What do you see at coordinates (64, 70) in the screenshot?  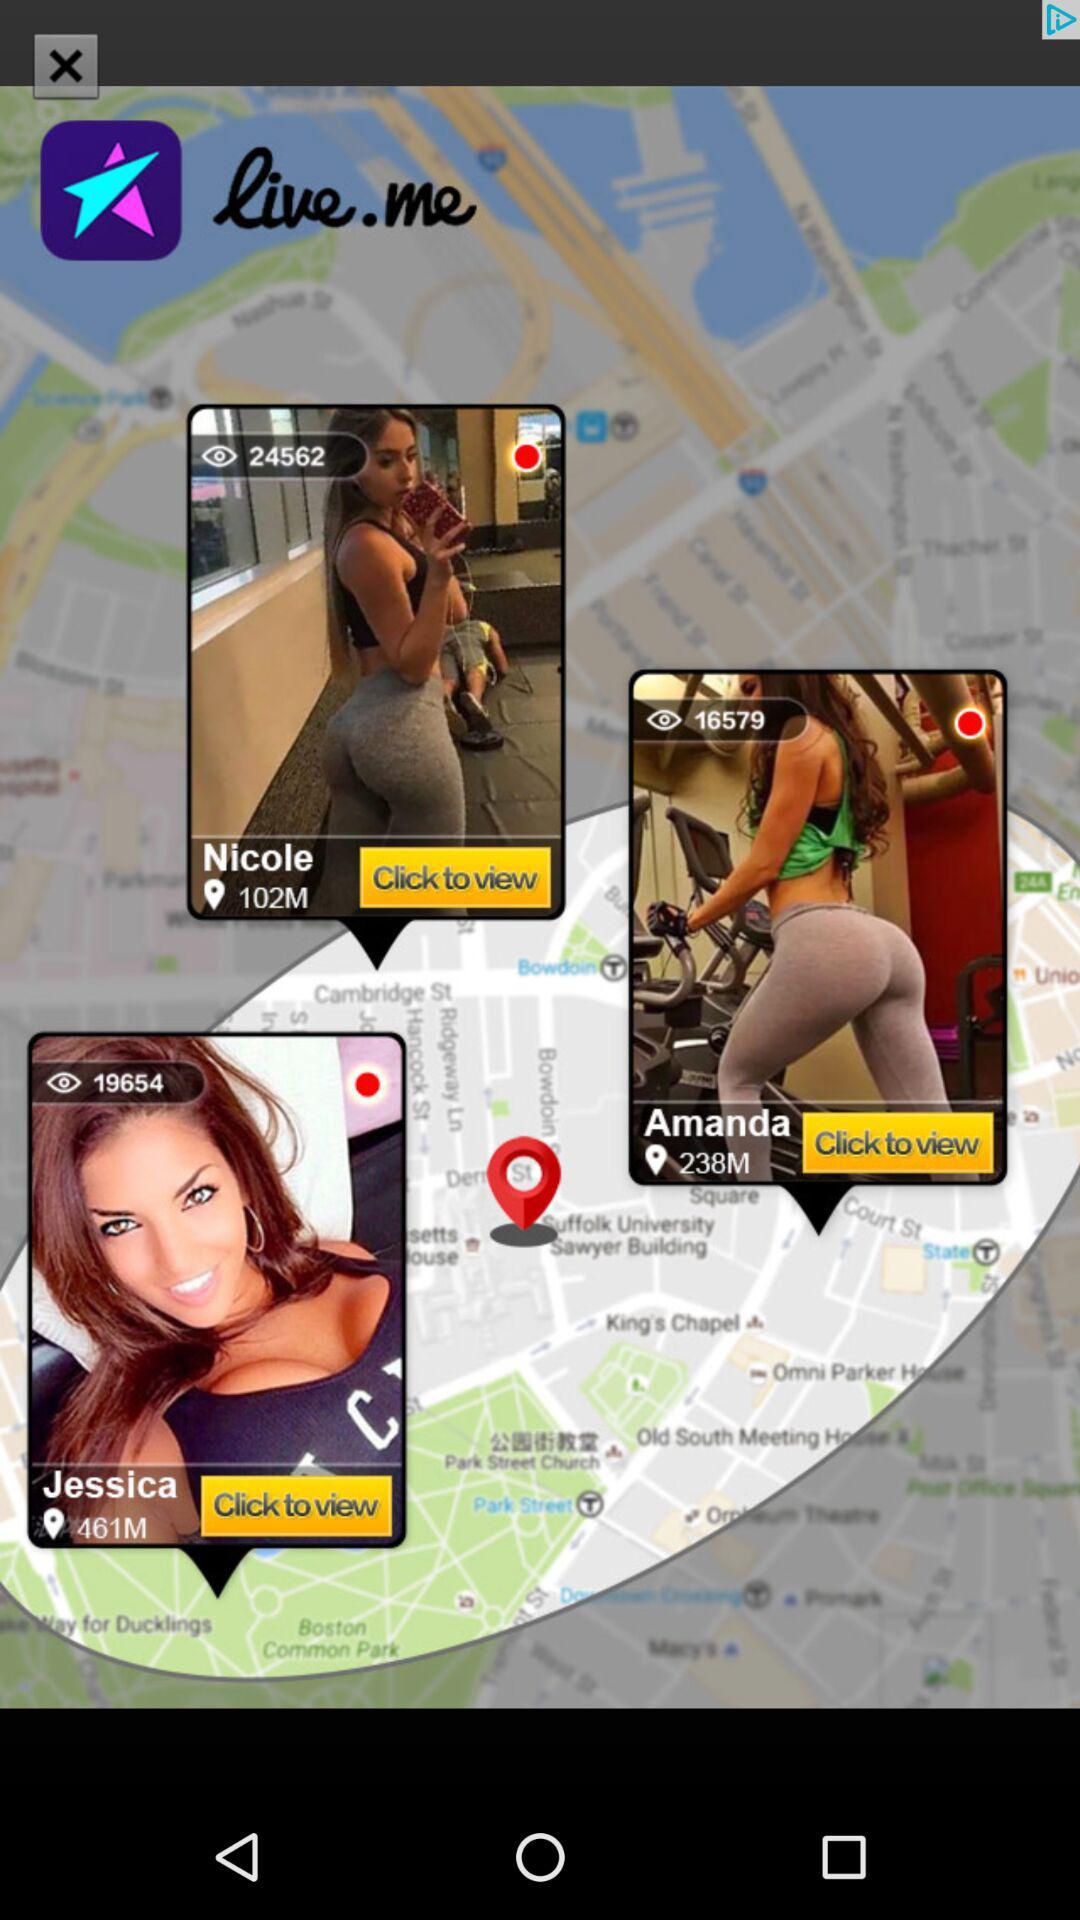 I see `the close icon` at bounding box center [64, 70].